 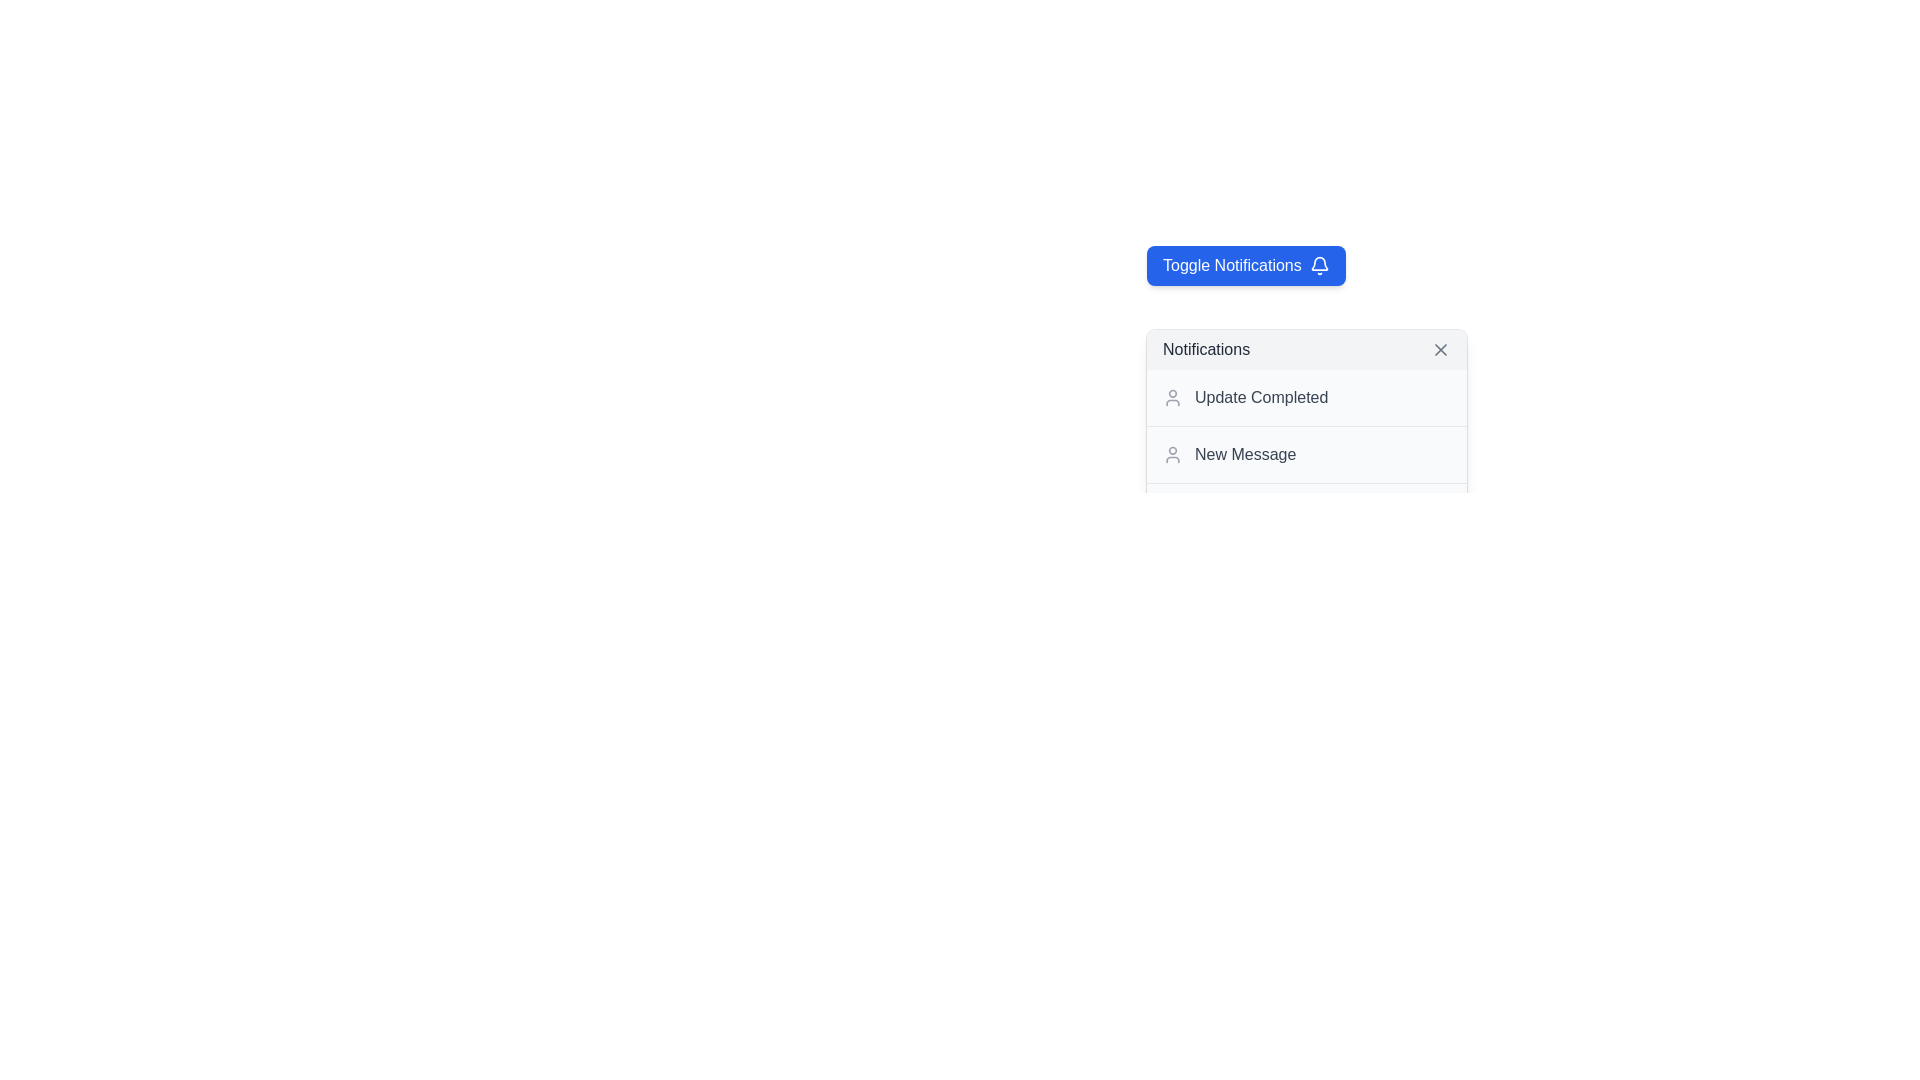 What do you see at coordinates (1244, 455) in the screenshot?
I see `the notification title text that indicates an update or message received by the user, positioned next to a user icon within the notification dropdown` at bounding box center [1244, 455].